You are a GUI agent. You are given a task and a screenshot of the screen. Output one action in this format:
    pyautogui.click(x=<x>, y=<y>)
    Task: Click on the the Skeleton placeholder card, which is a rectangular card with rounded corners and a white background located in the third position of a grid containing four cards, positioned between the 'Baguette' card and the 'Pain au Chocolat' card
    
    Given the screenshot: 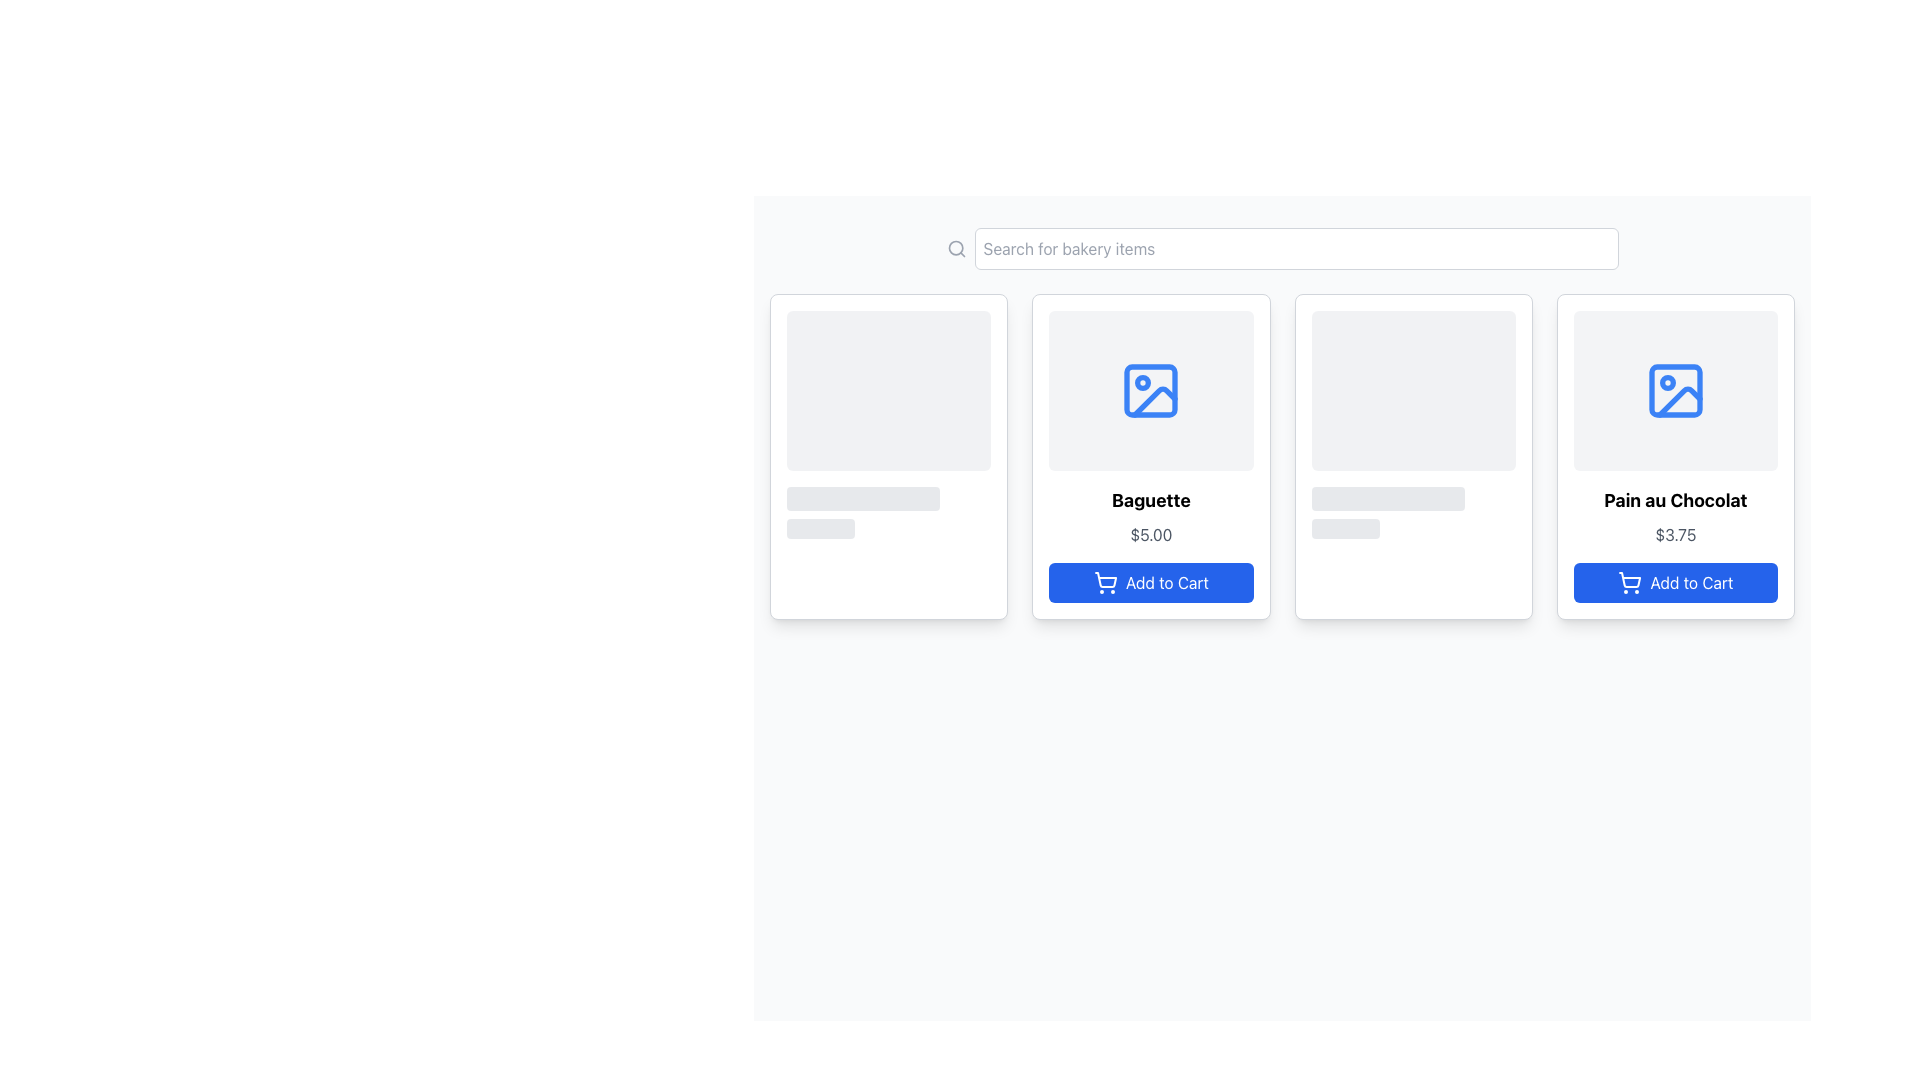 What is the action you would take?
    pyautogui.click(x=1412, y=456)
    